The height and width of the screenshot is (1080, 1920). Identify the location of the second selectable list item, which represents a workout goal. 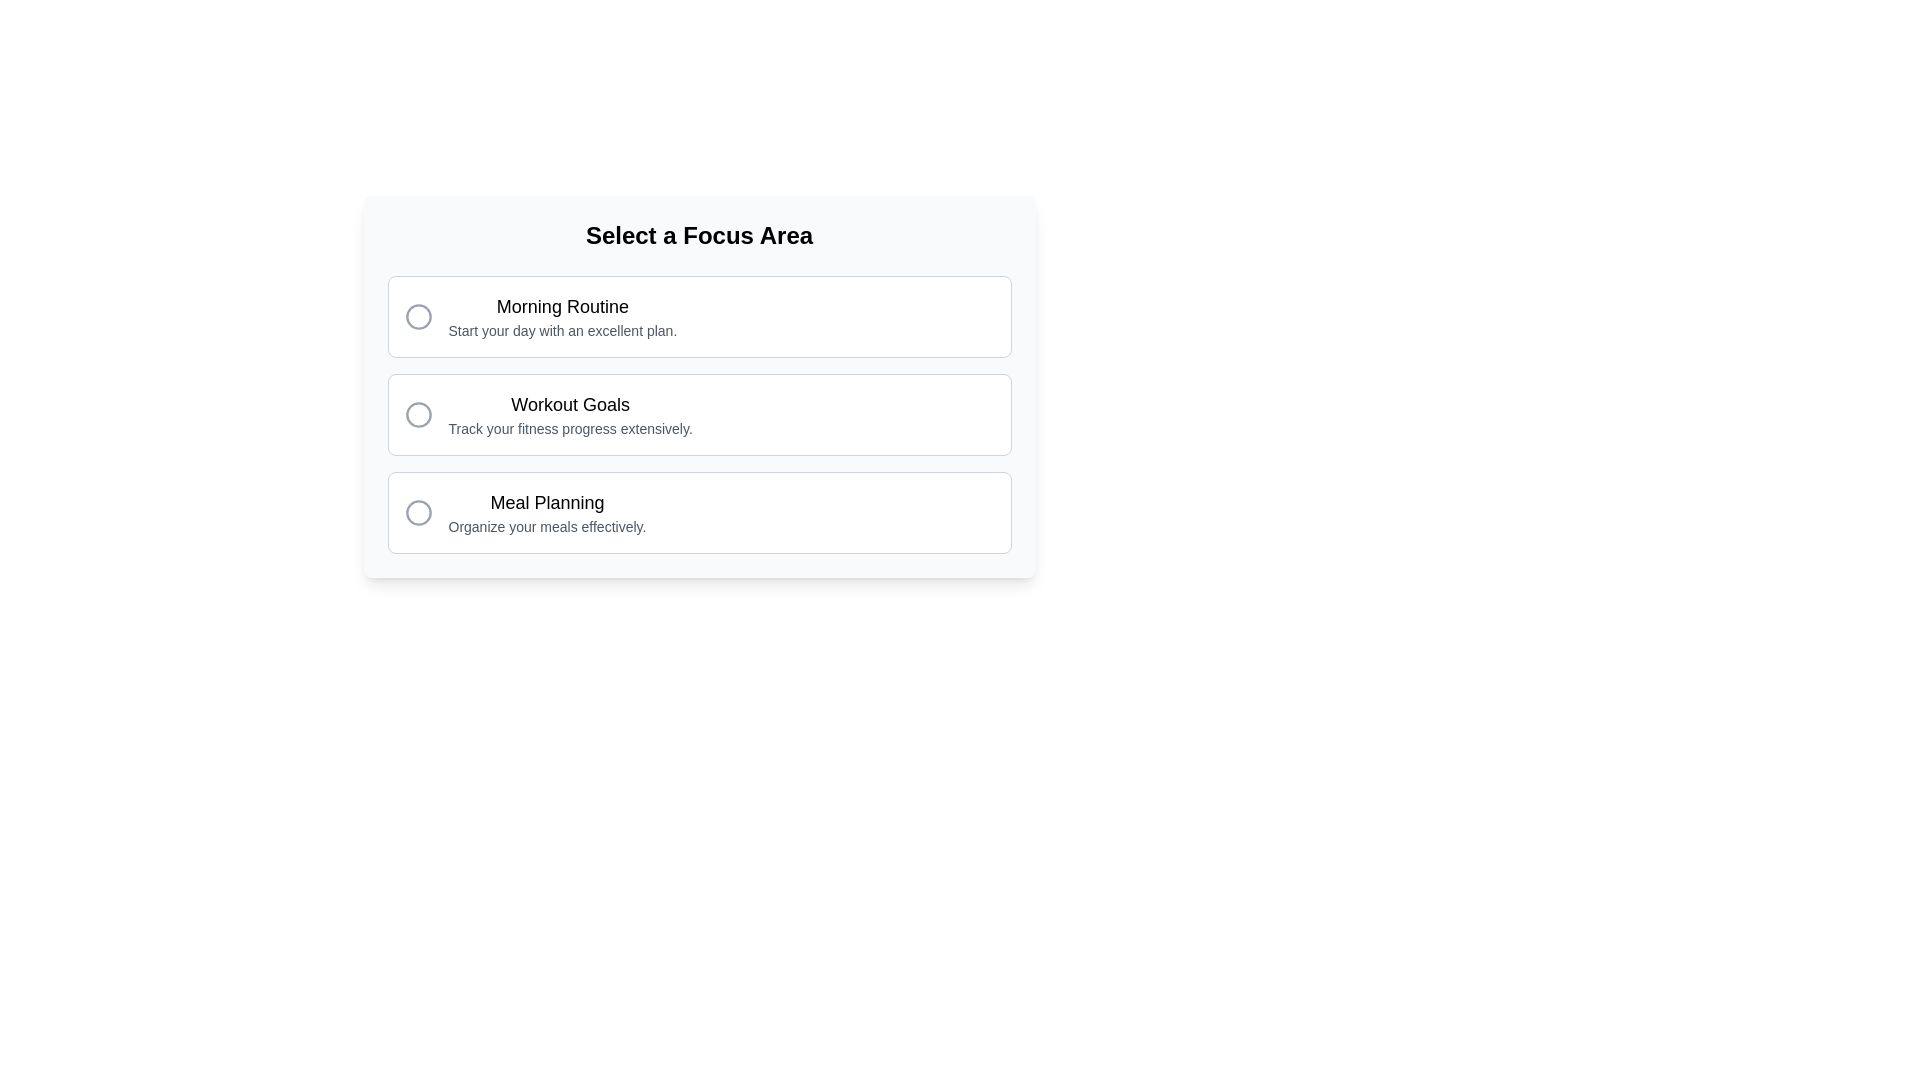
(699, 414).